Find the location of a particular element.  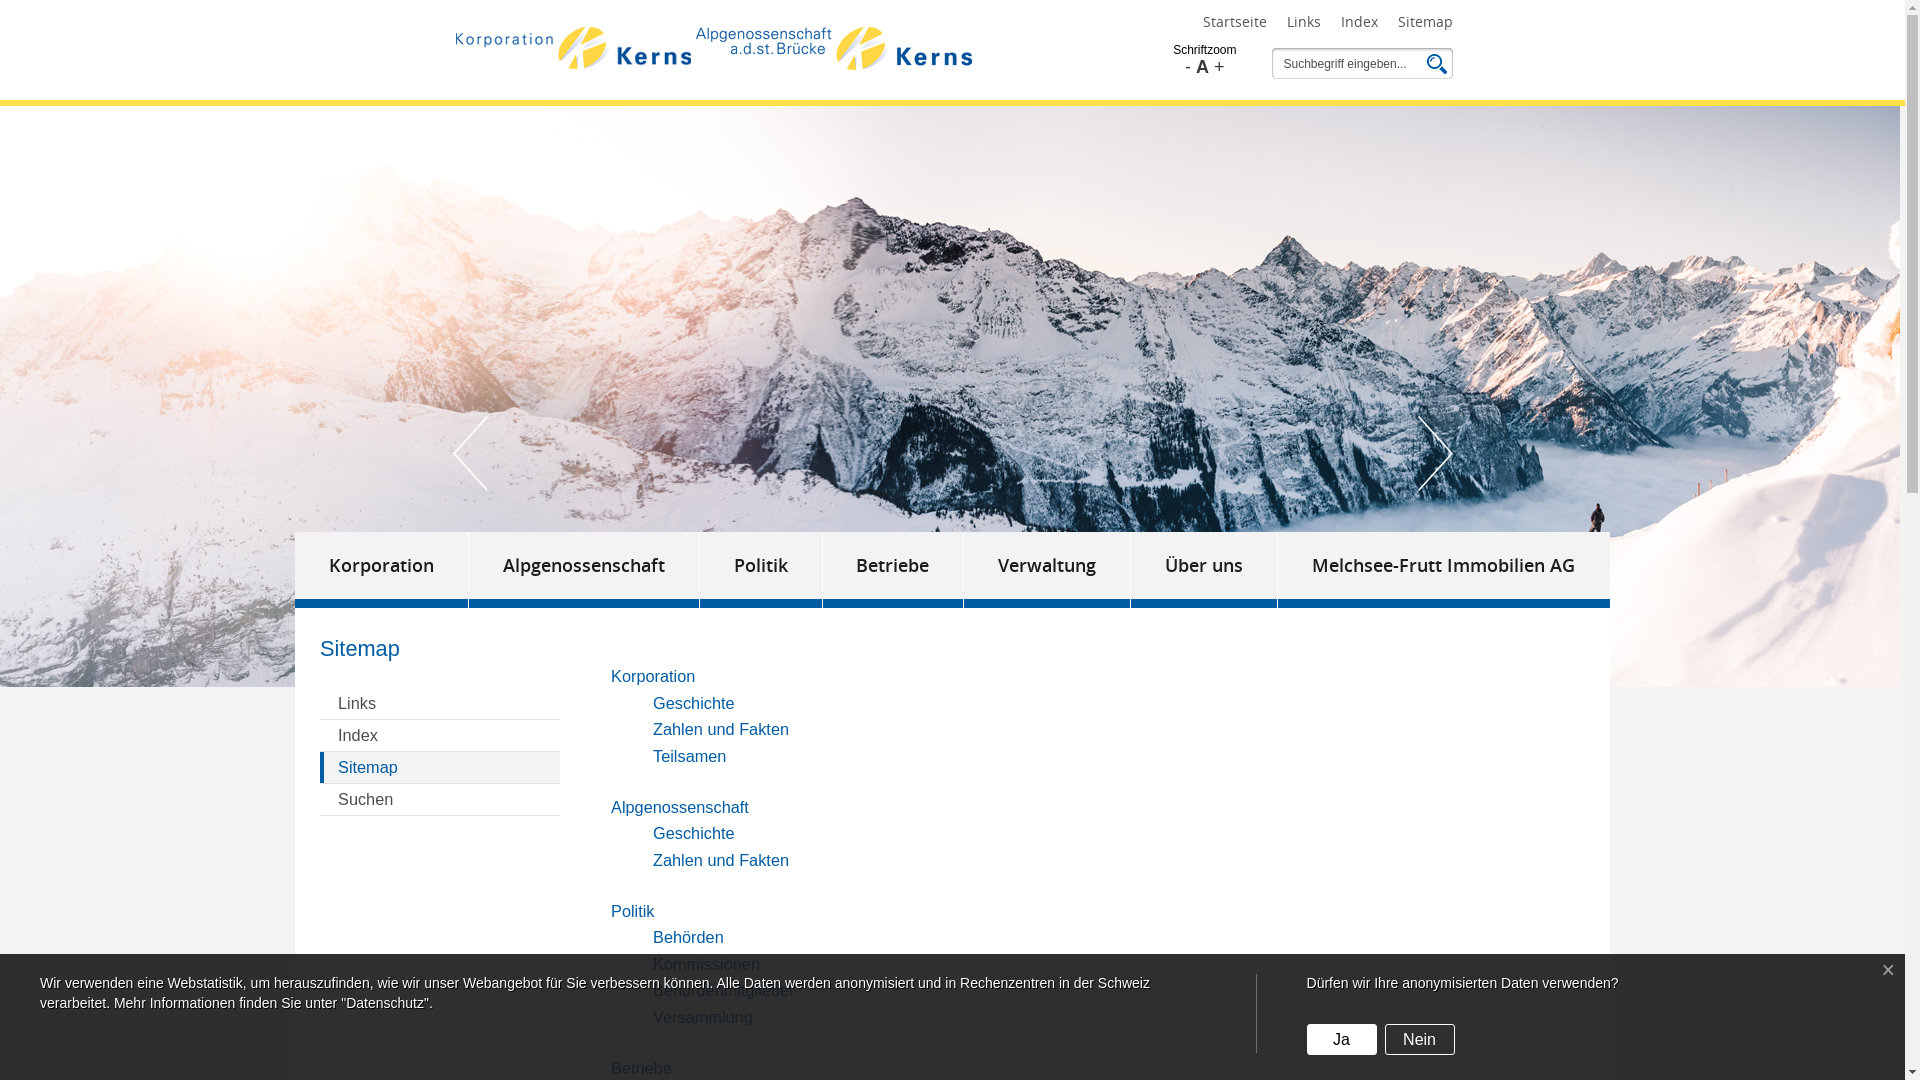

'Sitemap' is located at coordinates (439, 766).